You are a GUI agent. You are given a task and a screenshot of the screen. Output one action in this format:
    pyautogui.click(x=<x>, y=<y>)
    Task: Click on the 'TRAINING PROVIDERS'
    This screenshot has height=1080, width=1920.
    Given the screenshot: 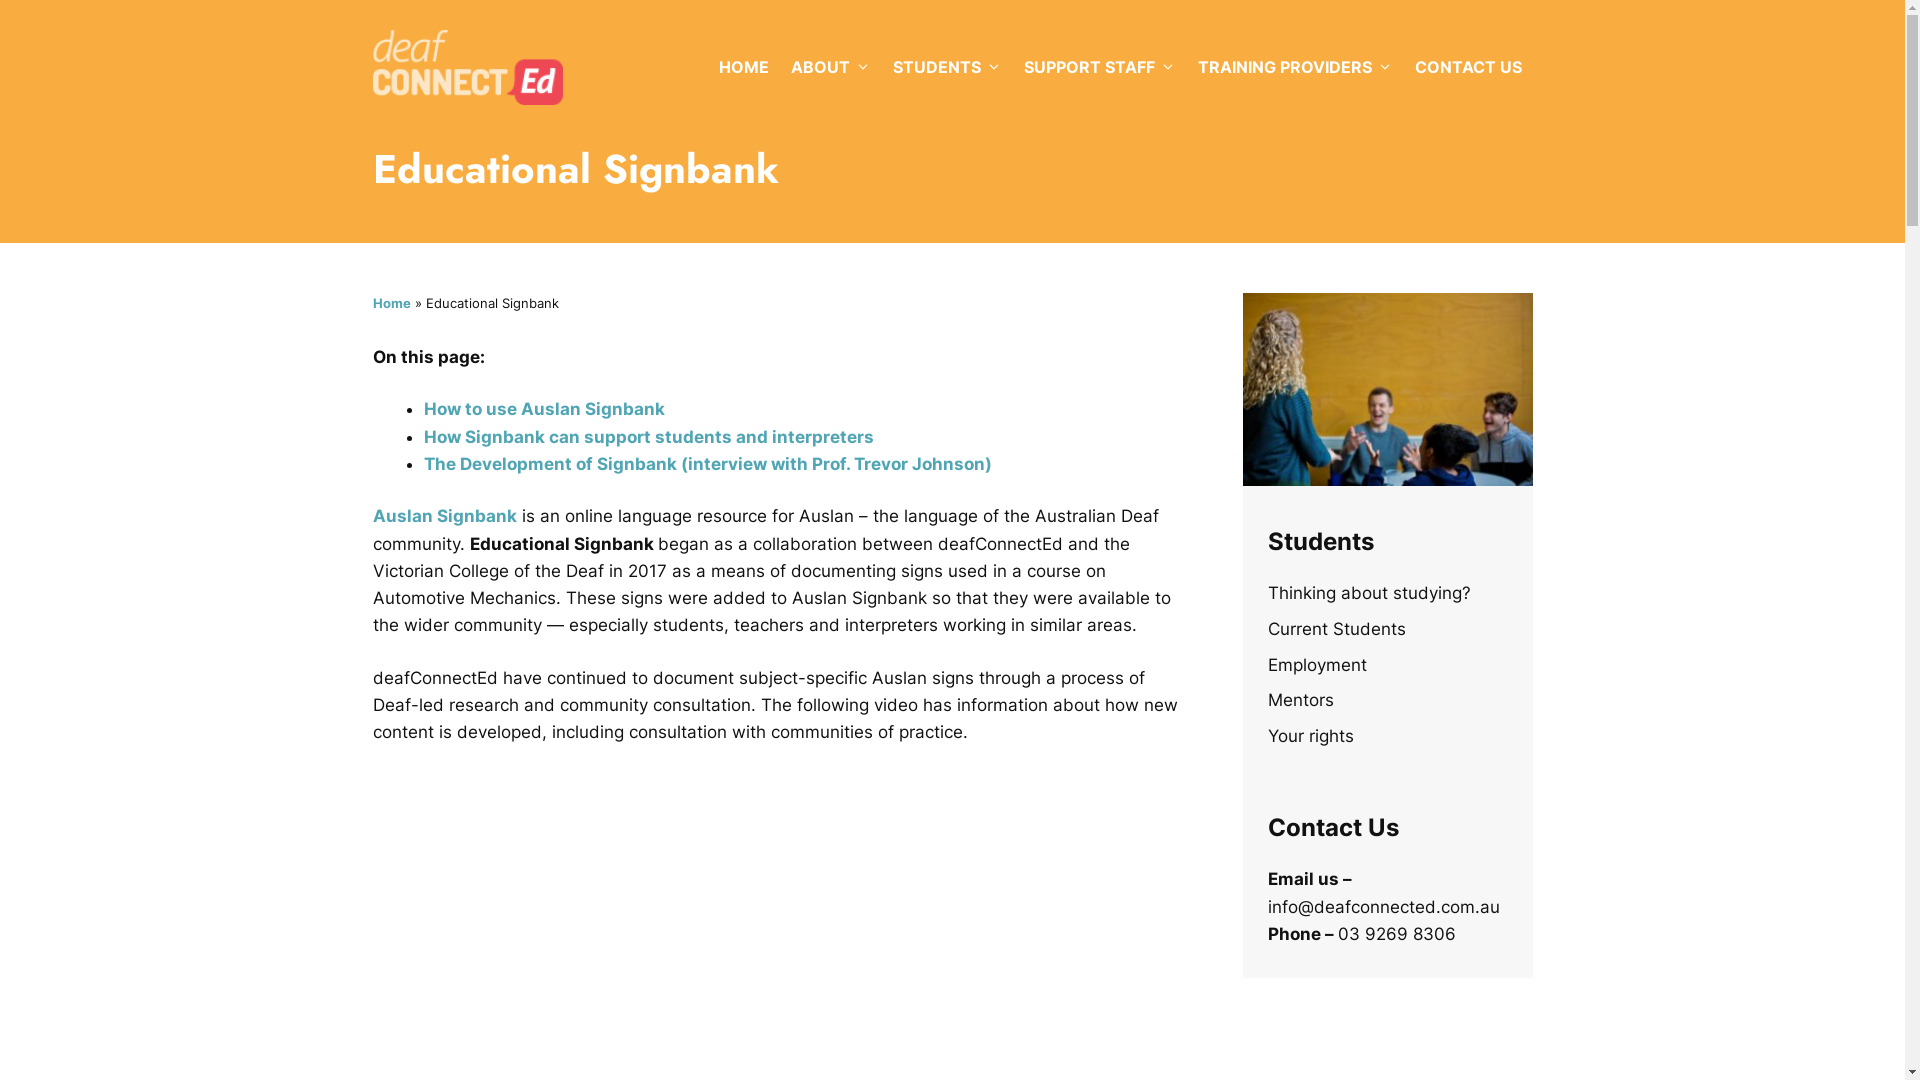 What is the action you would take?
    pyautogui.click(x=1185, y=65)
    